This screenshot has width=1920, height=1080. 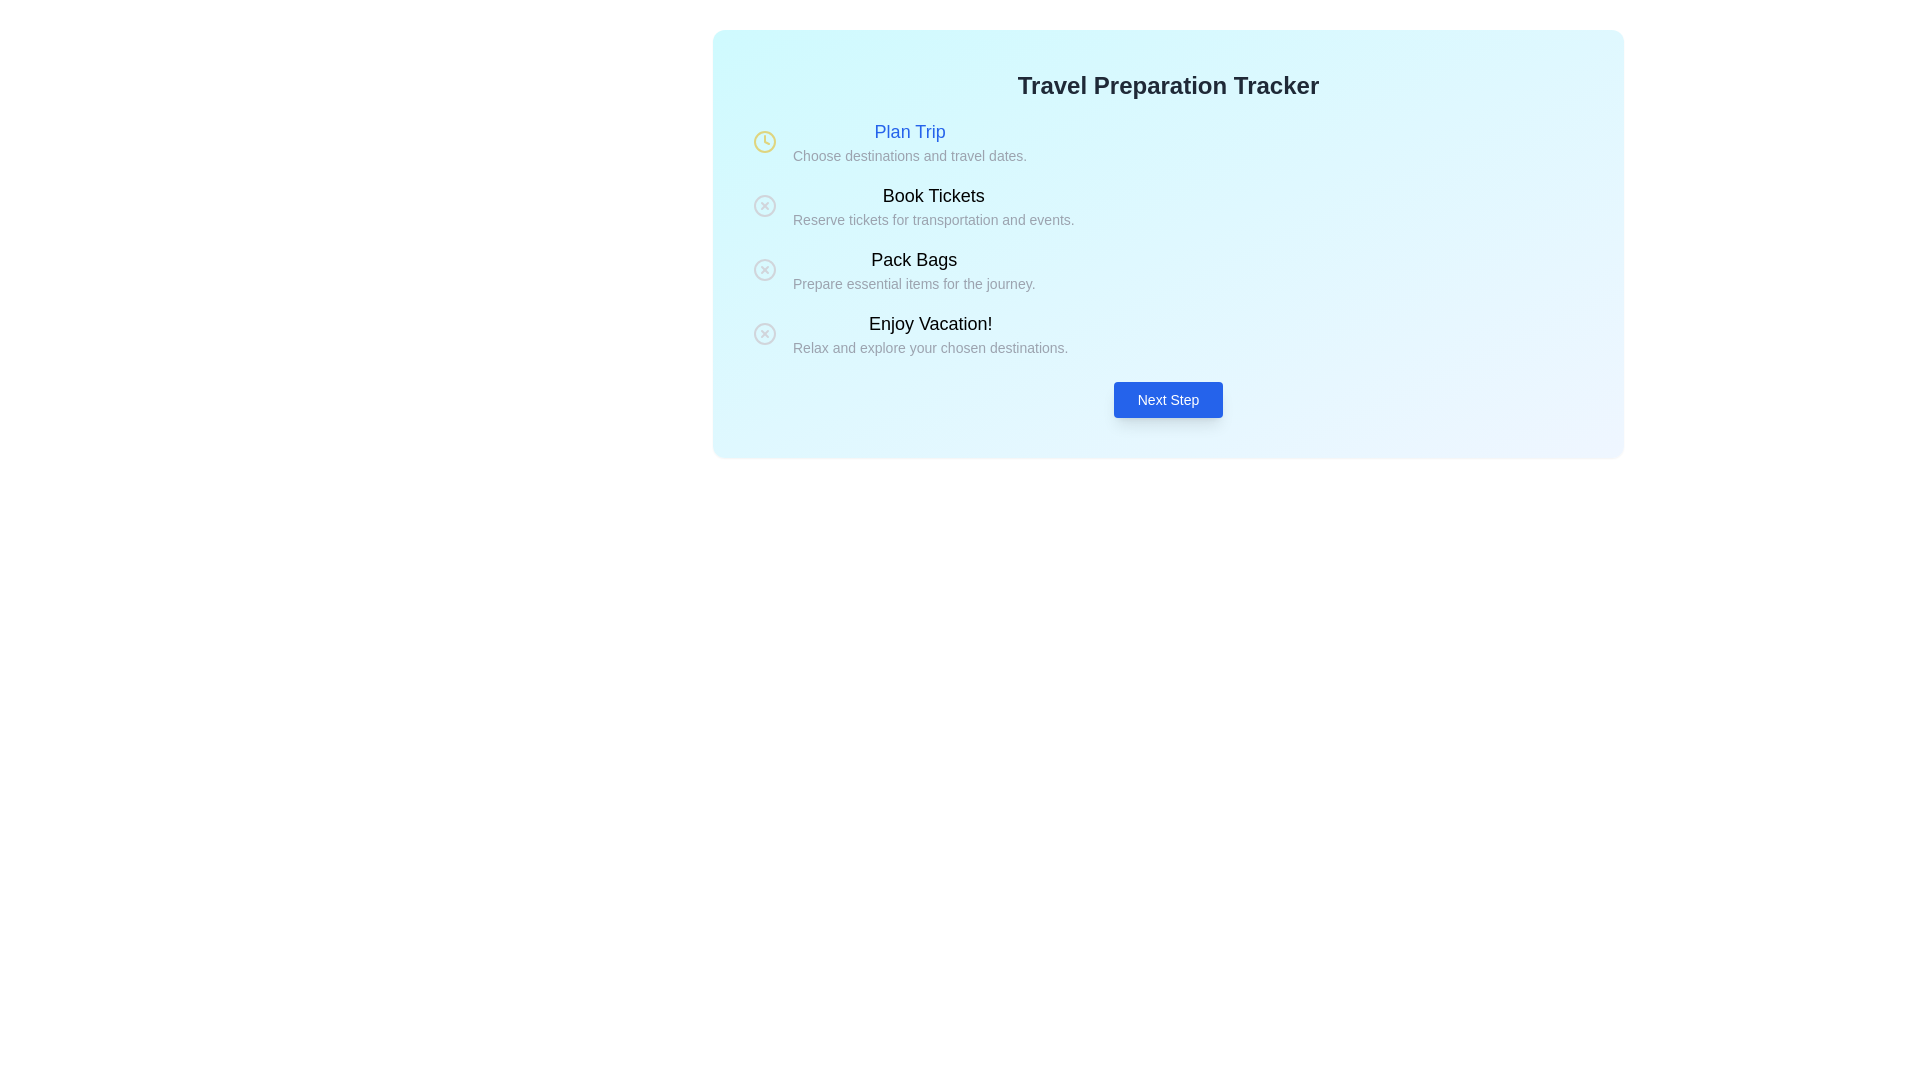 I want to click on the 'Travel Preparation Tracker' text header, so click(x=1168, y=84).